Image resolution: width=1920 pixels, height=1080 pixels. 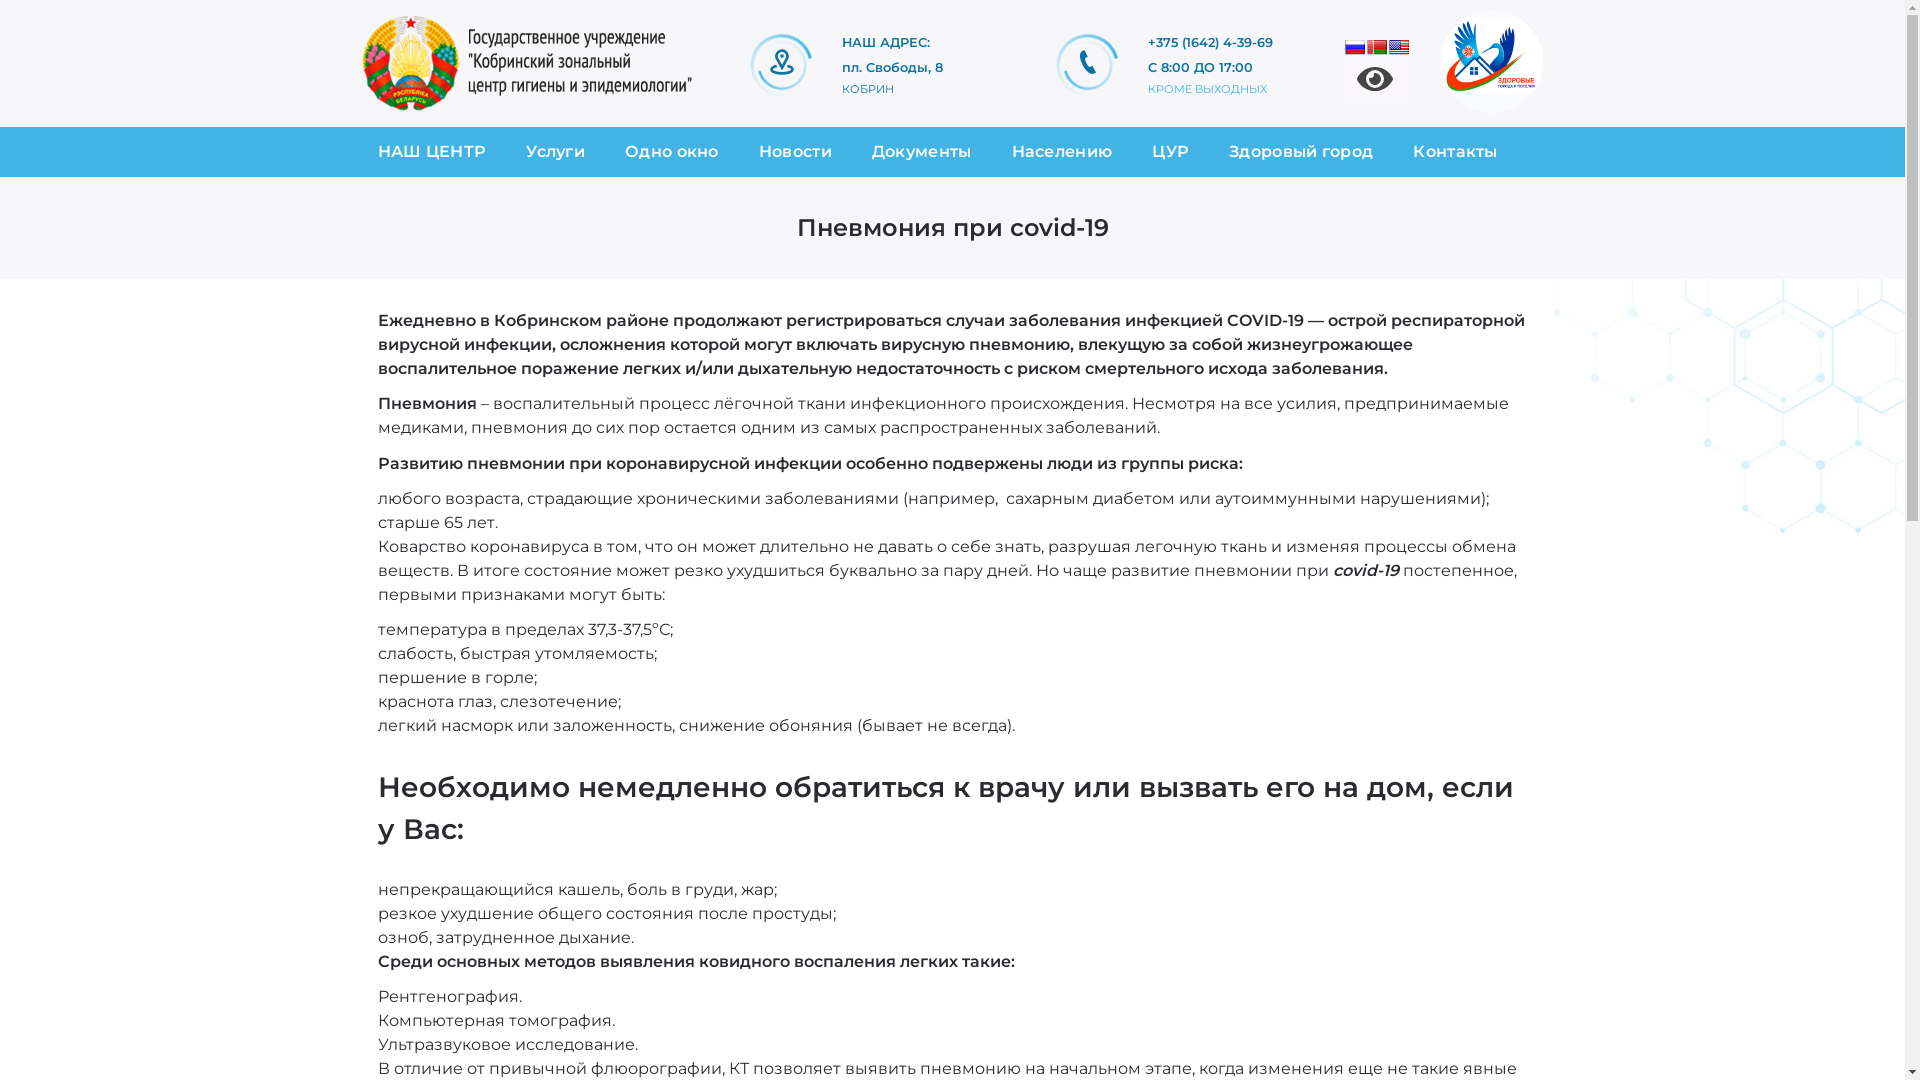 What do you see at coordinates (1387, 45) in the screenshot?
I see `'English'` at bounding box center [1387, 45].